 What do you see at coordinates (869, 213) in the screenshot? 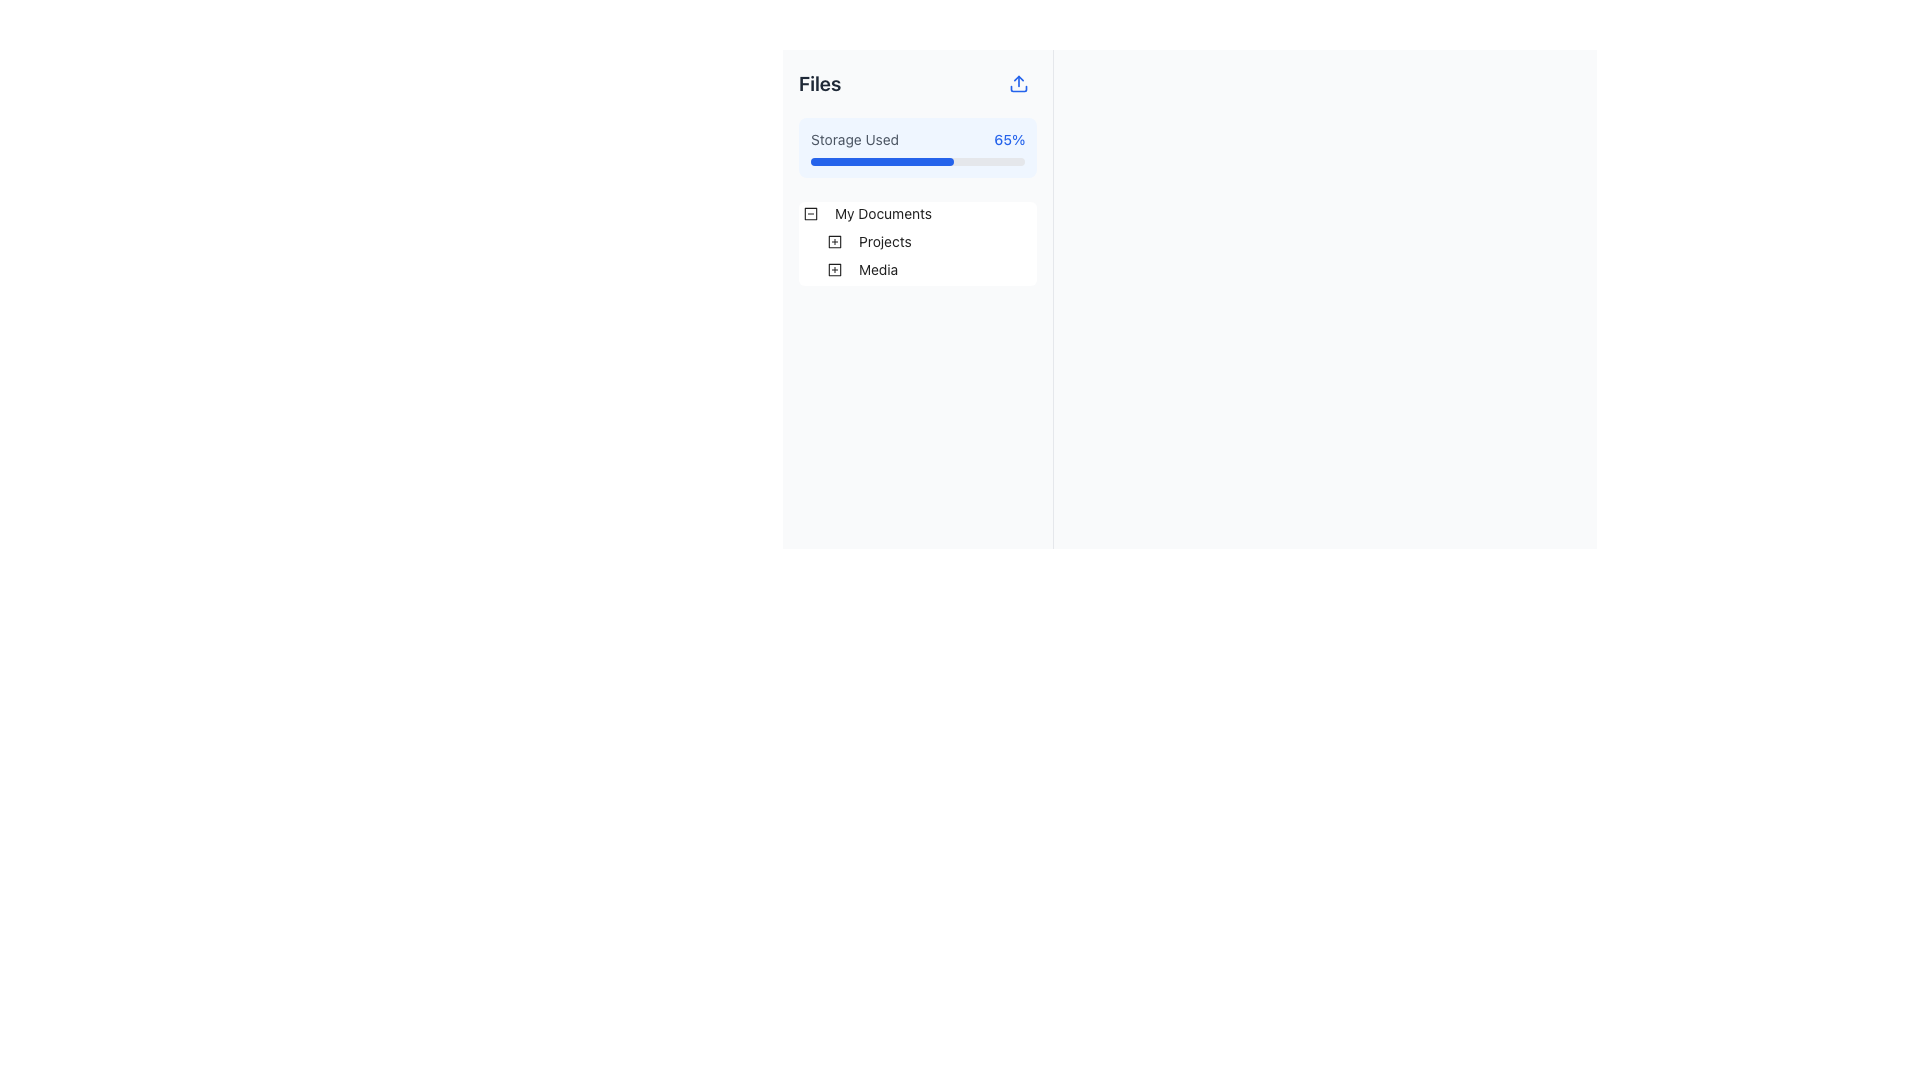
I see `the 'My Documents' folder entry in the tree structure` at bounding box center [869, 213].